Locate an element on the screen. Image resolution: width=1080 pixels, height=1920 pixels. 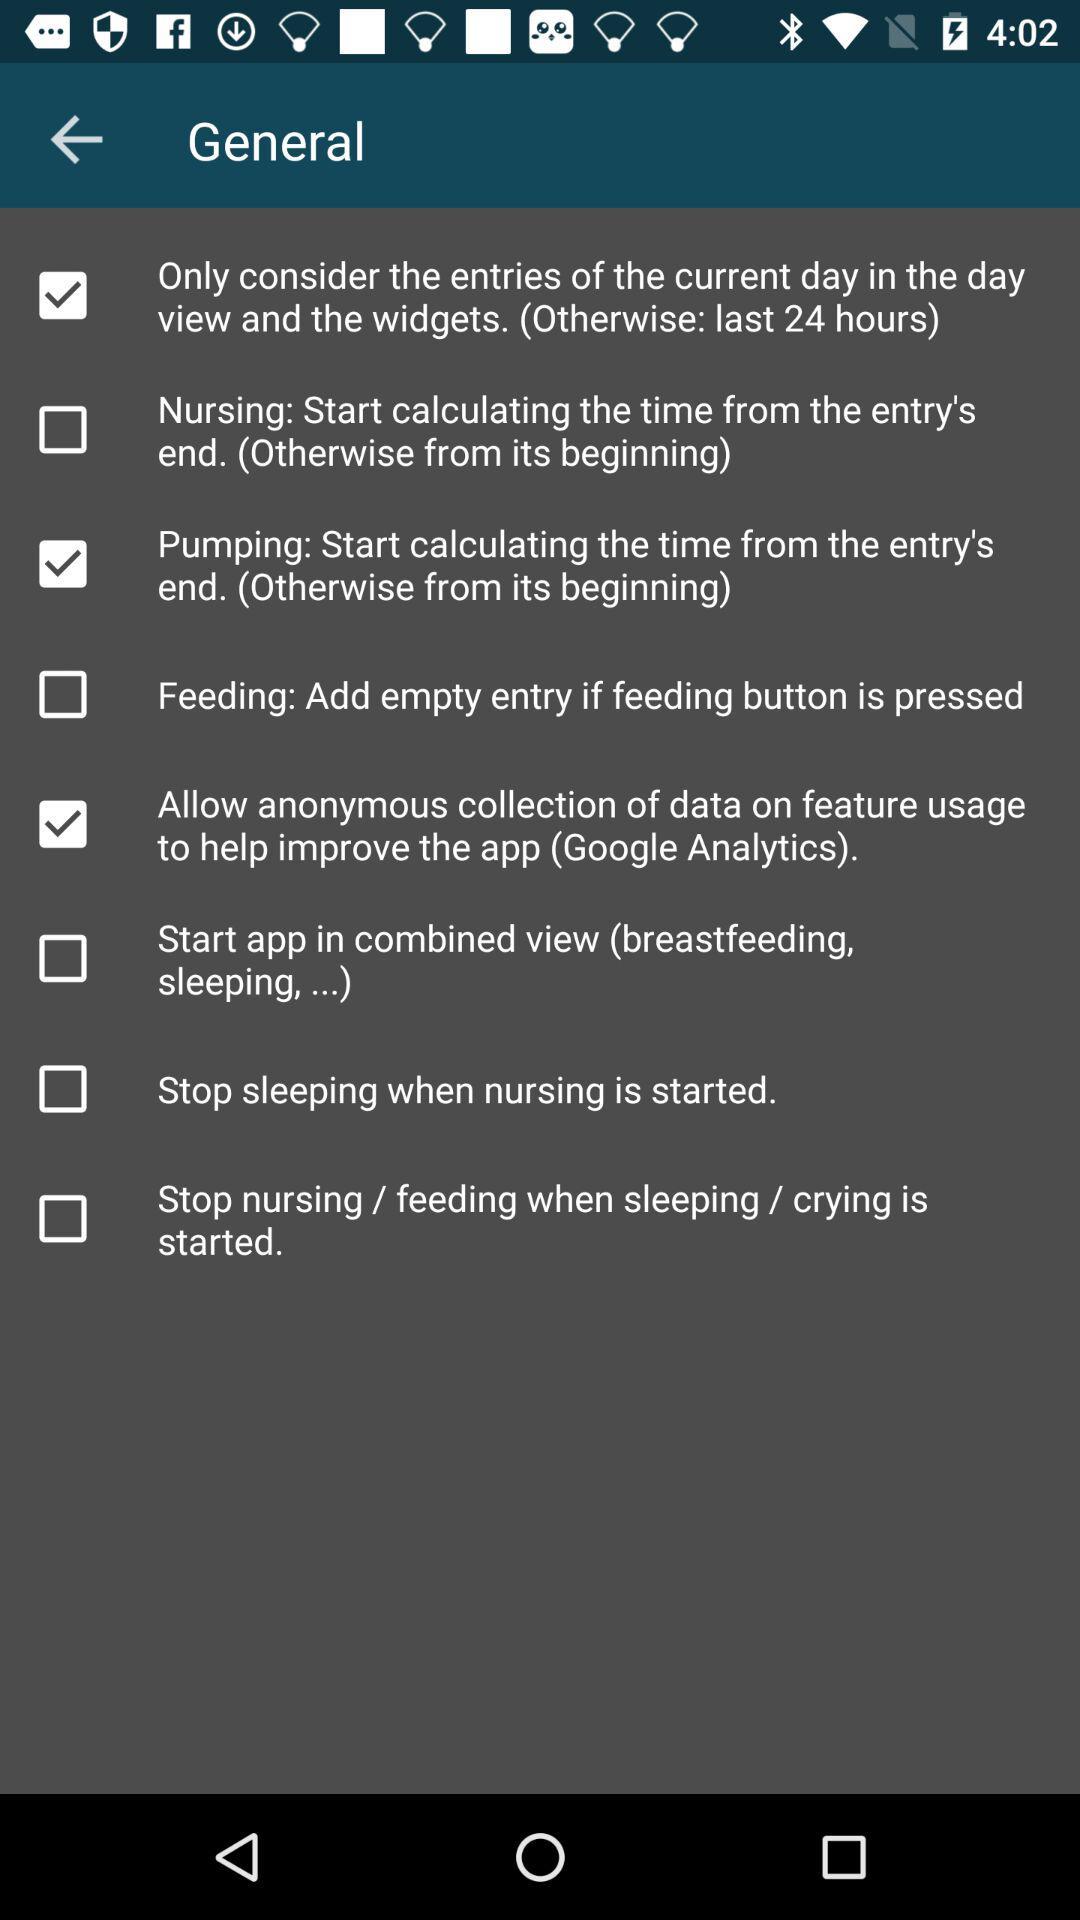
function checkbox is located at coordinates (61, 562).